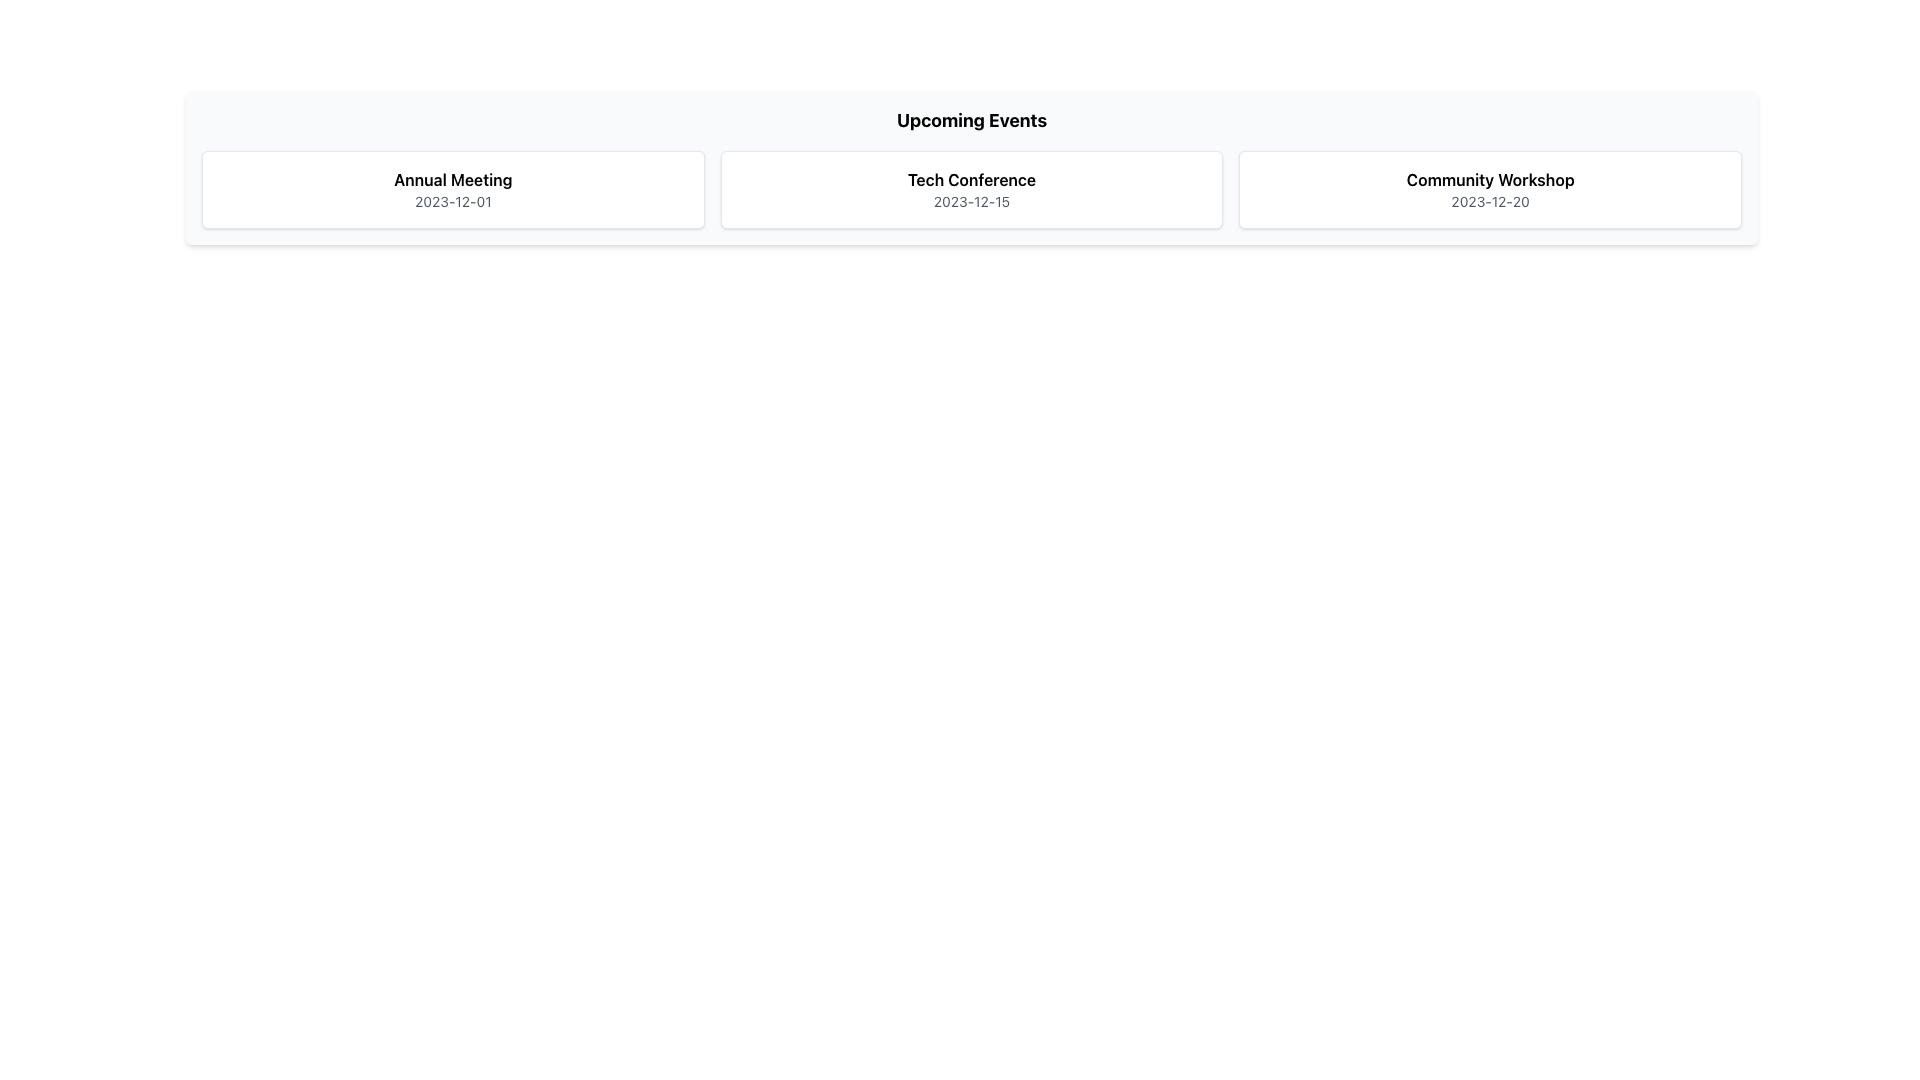  What do you see at coordinates (452, 189) in the screenshot?
I see `the first informational card that displays event details, located in the leftmost position of the horizontal list` at bounding box center [452, 189].